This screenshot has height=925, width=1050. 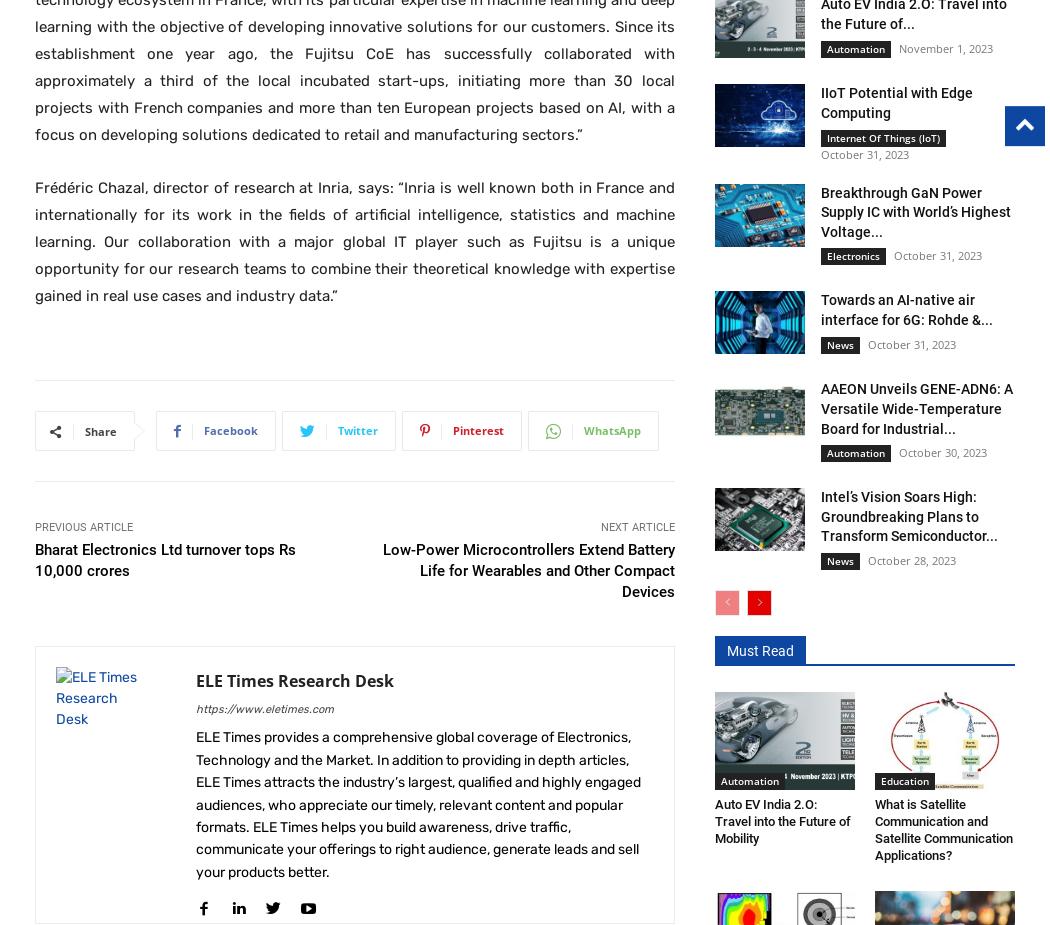 I want to click on 'Facebook', so click(x=231, y=429).